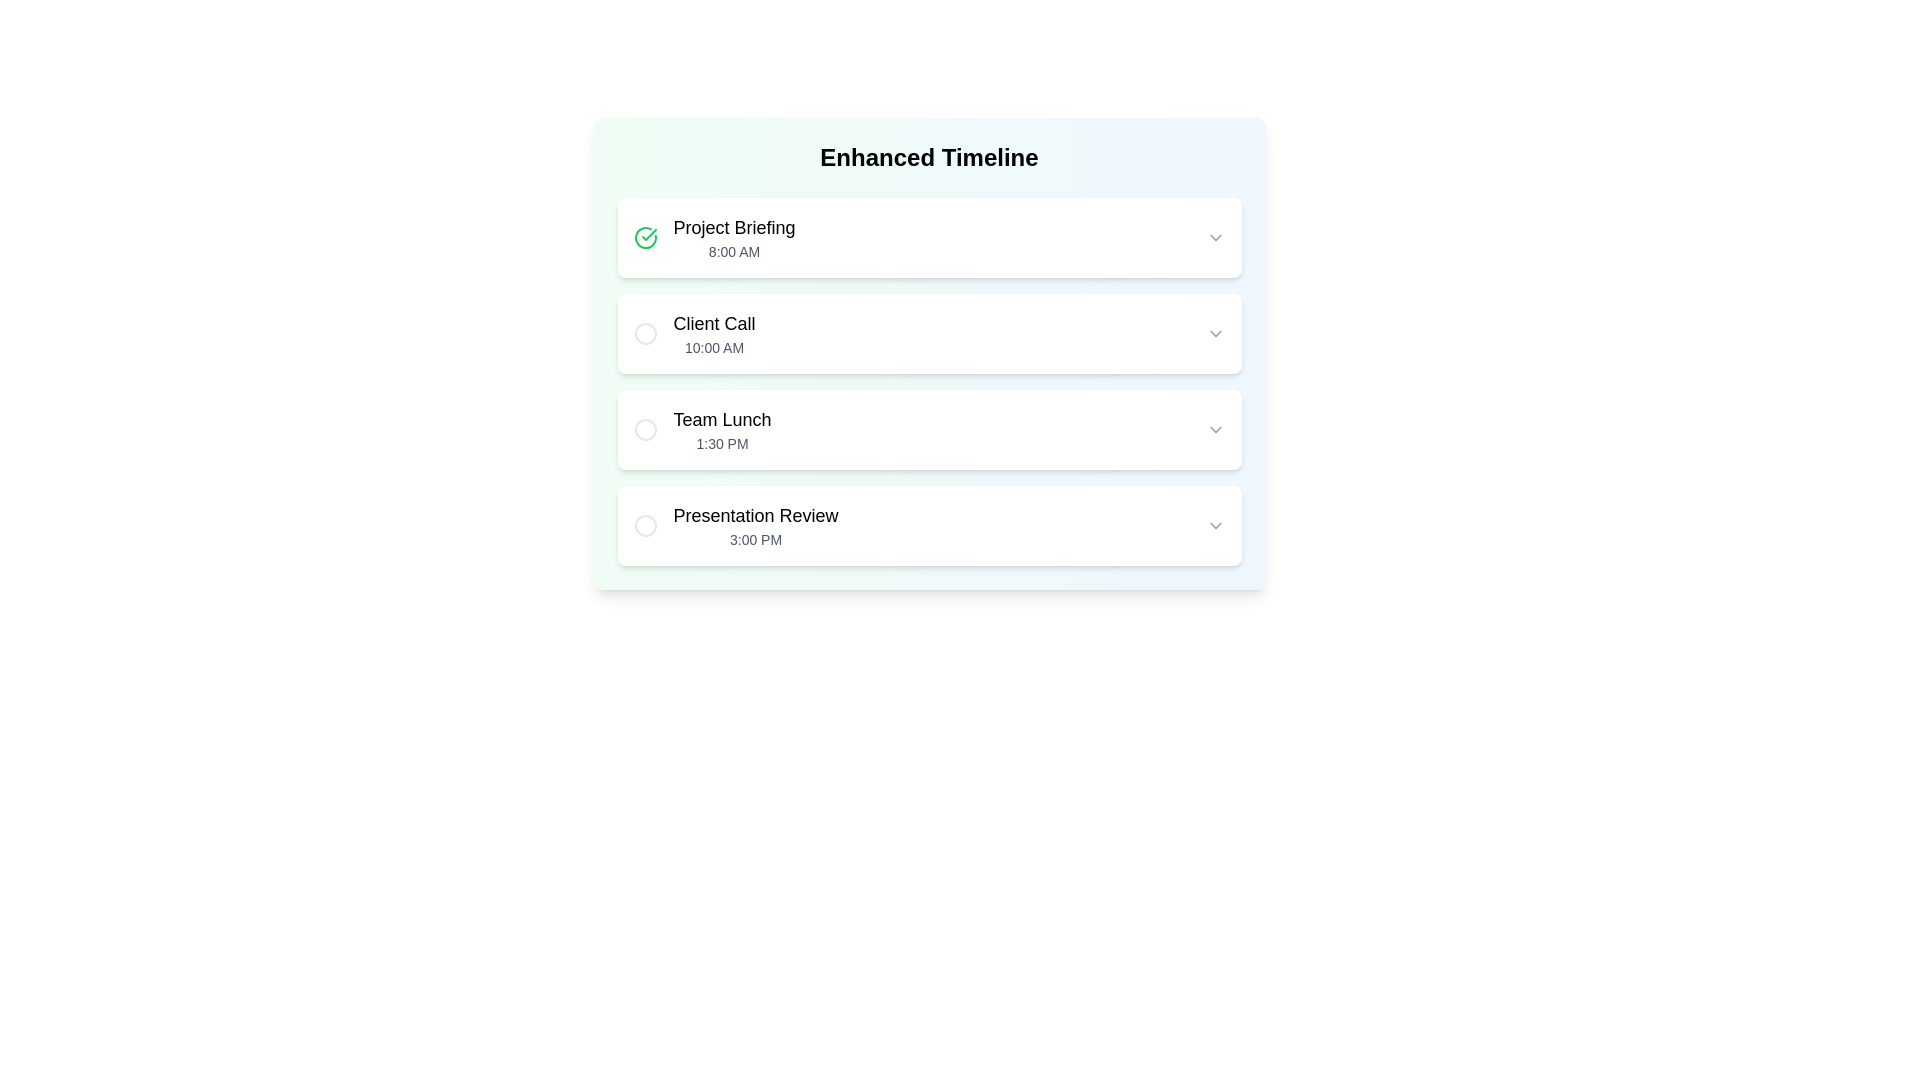  Describe the element at coordinates (645, 333) in the screenshot. I see `the status indicator icon located to the left of the 'Client Call' text in the timeline` at that location.